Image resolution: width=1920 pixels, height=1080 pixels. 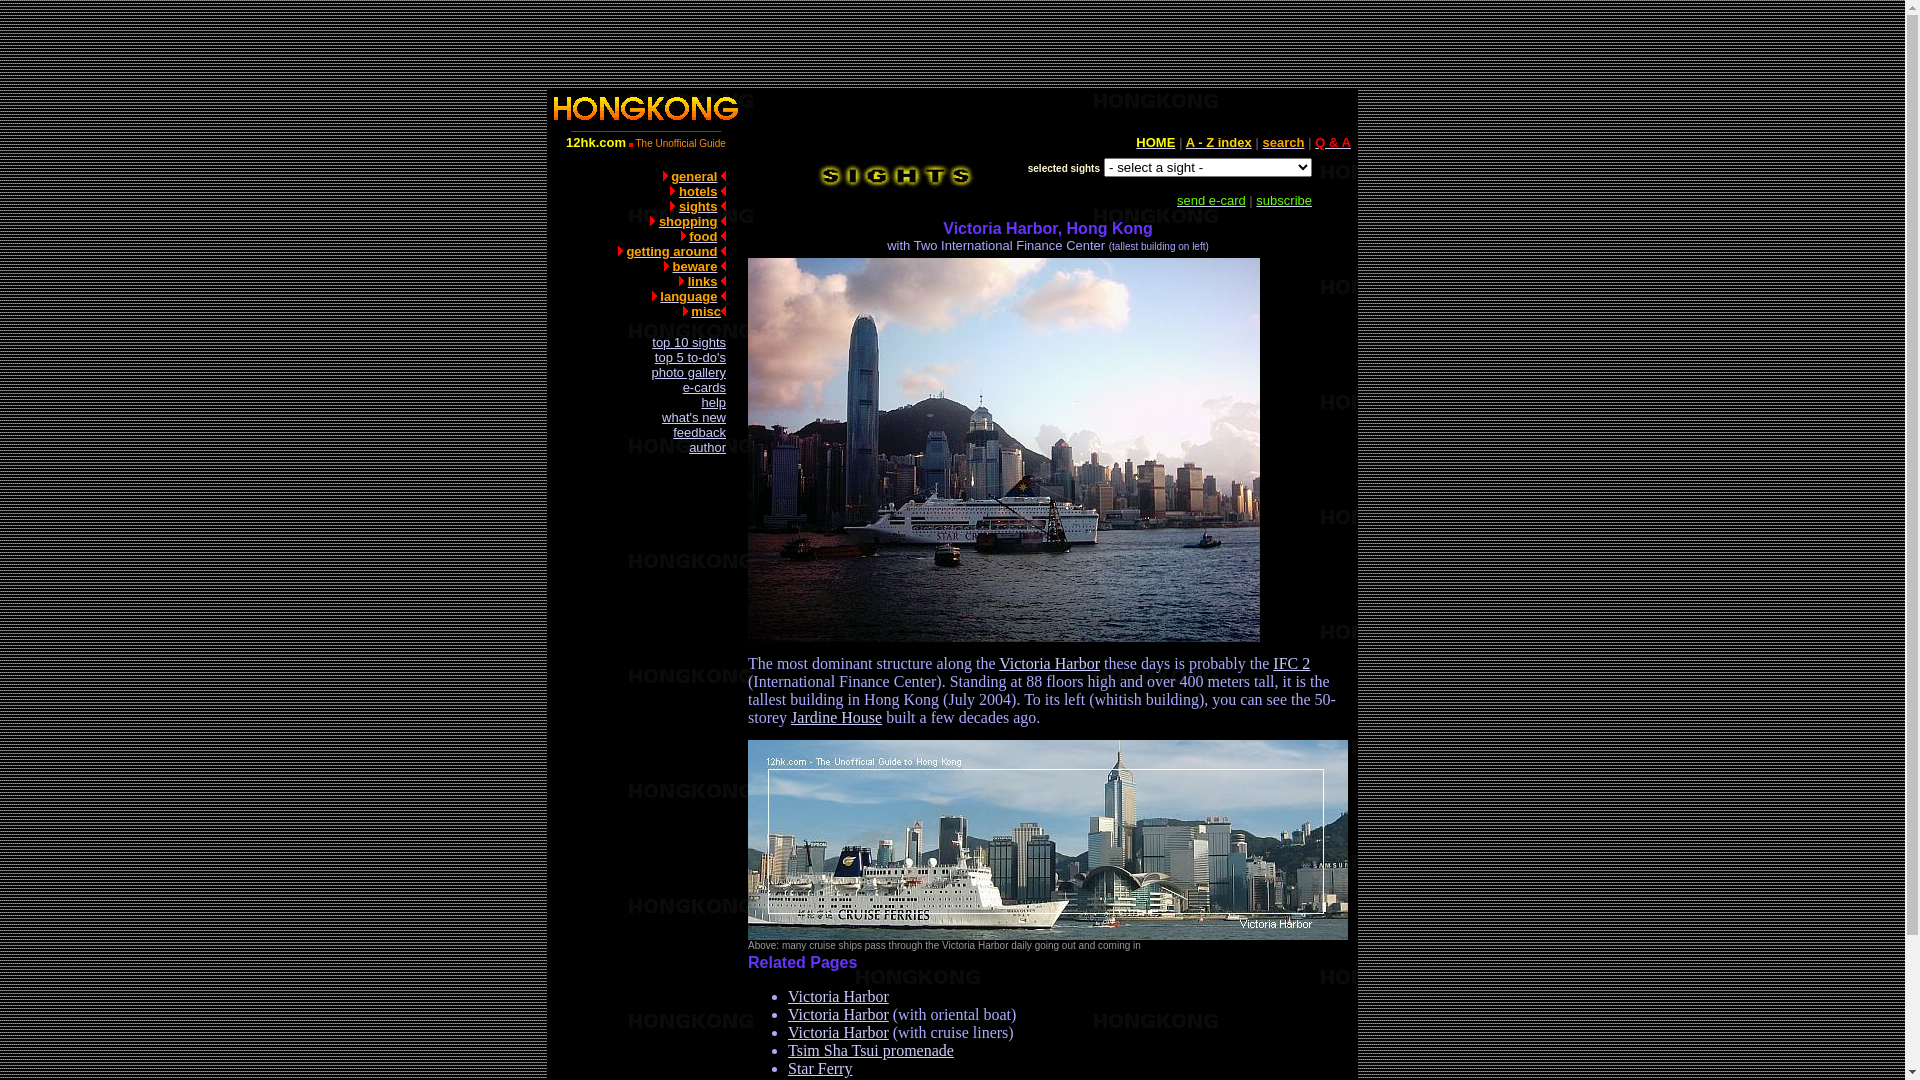 I want to click on 'search', so click(x=1283, y=141).